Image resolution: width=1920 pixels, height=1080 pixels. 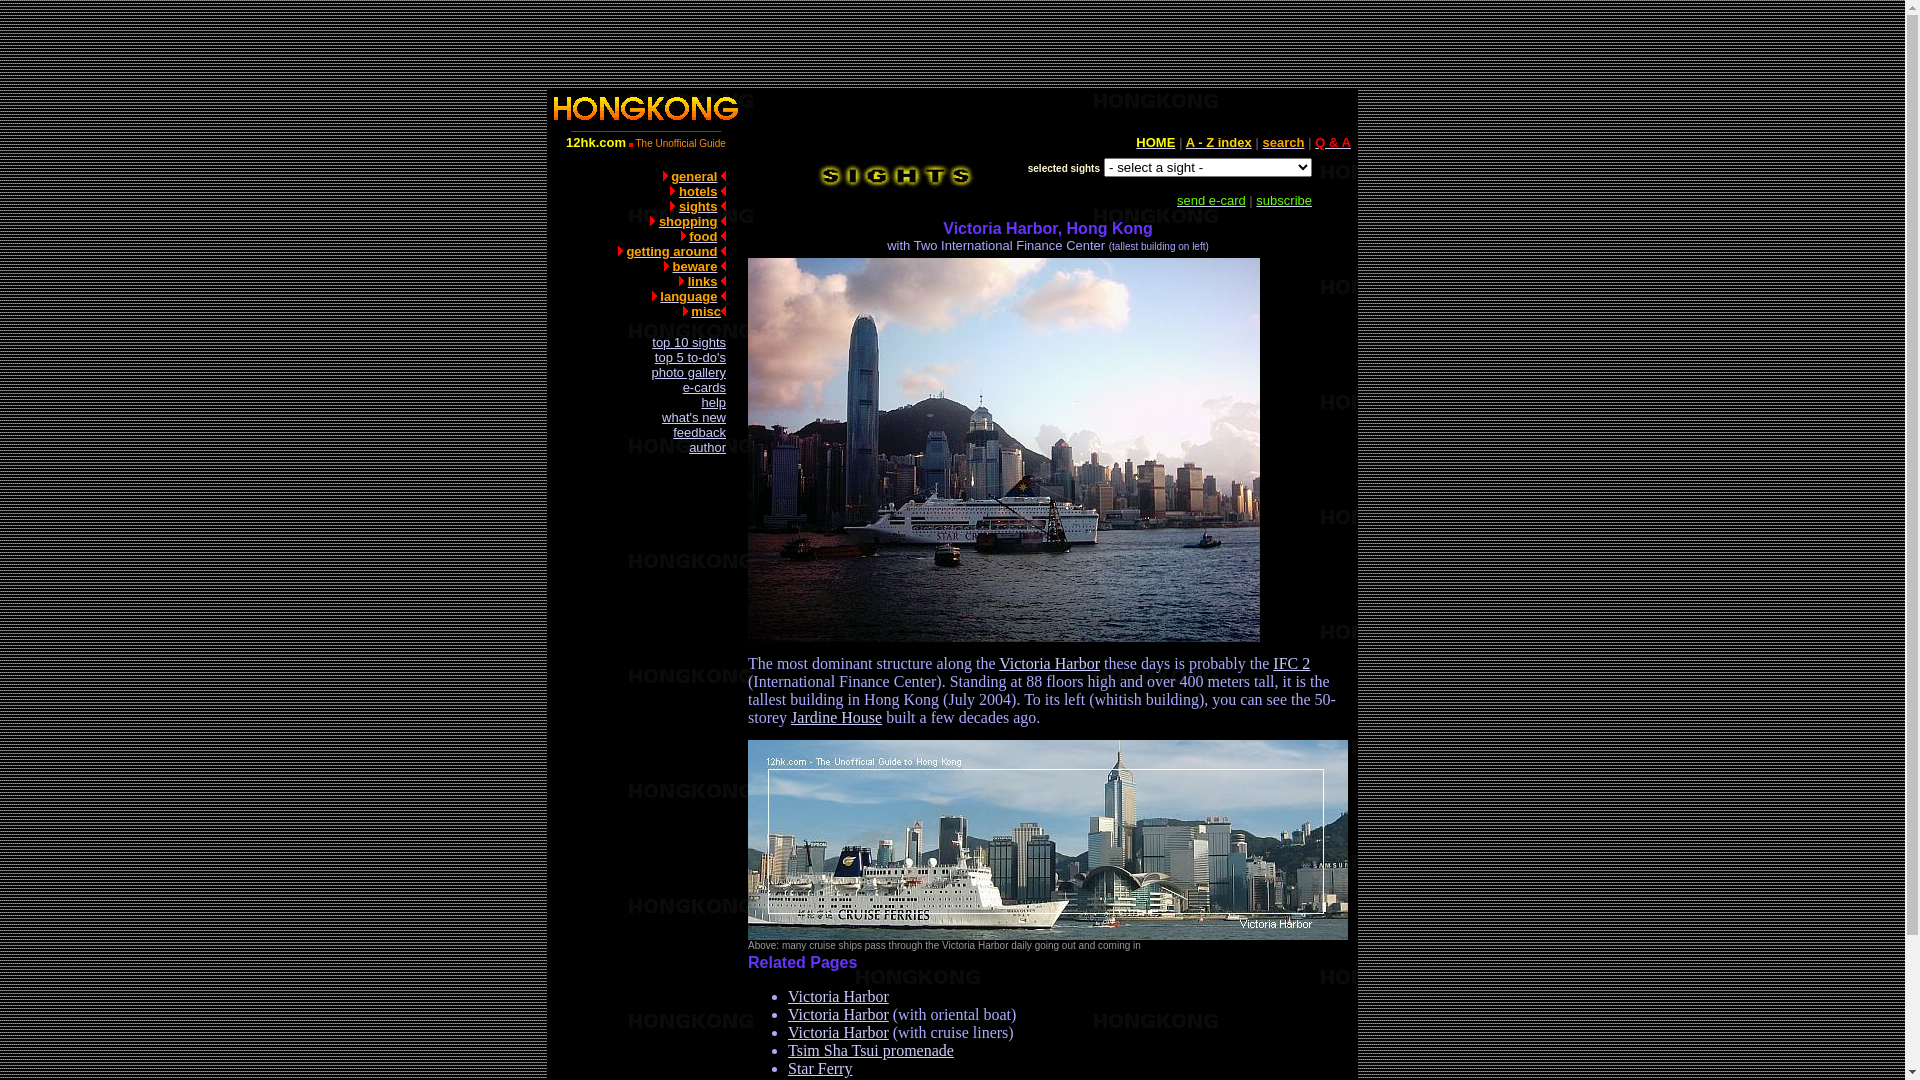 I want to click on 'search', so click(x=1283, y=141).